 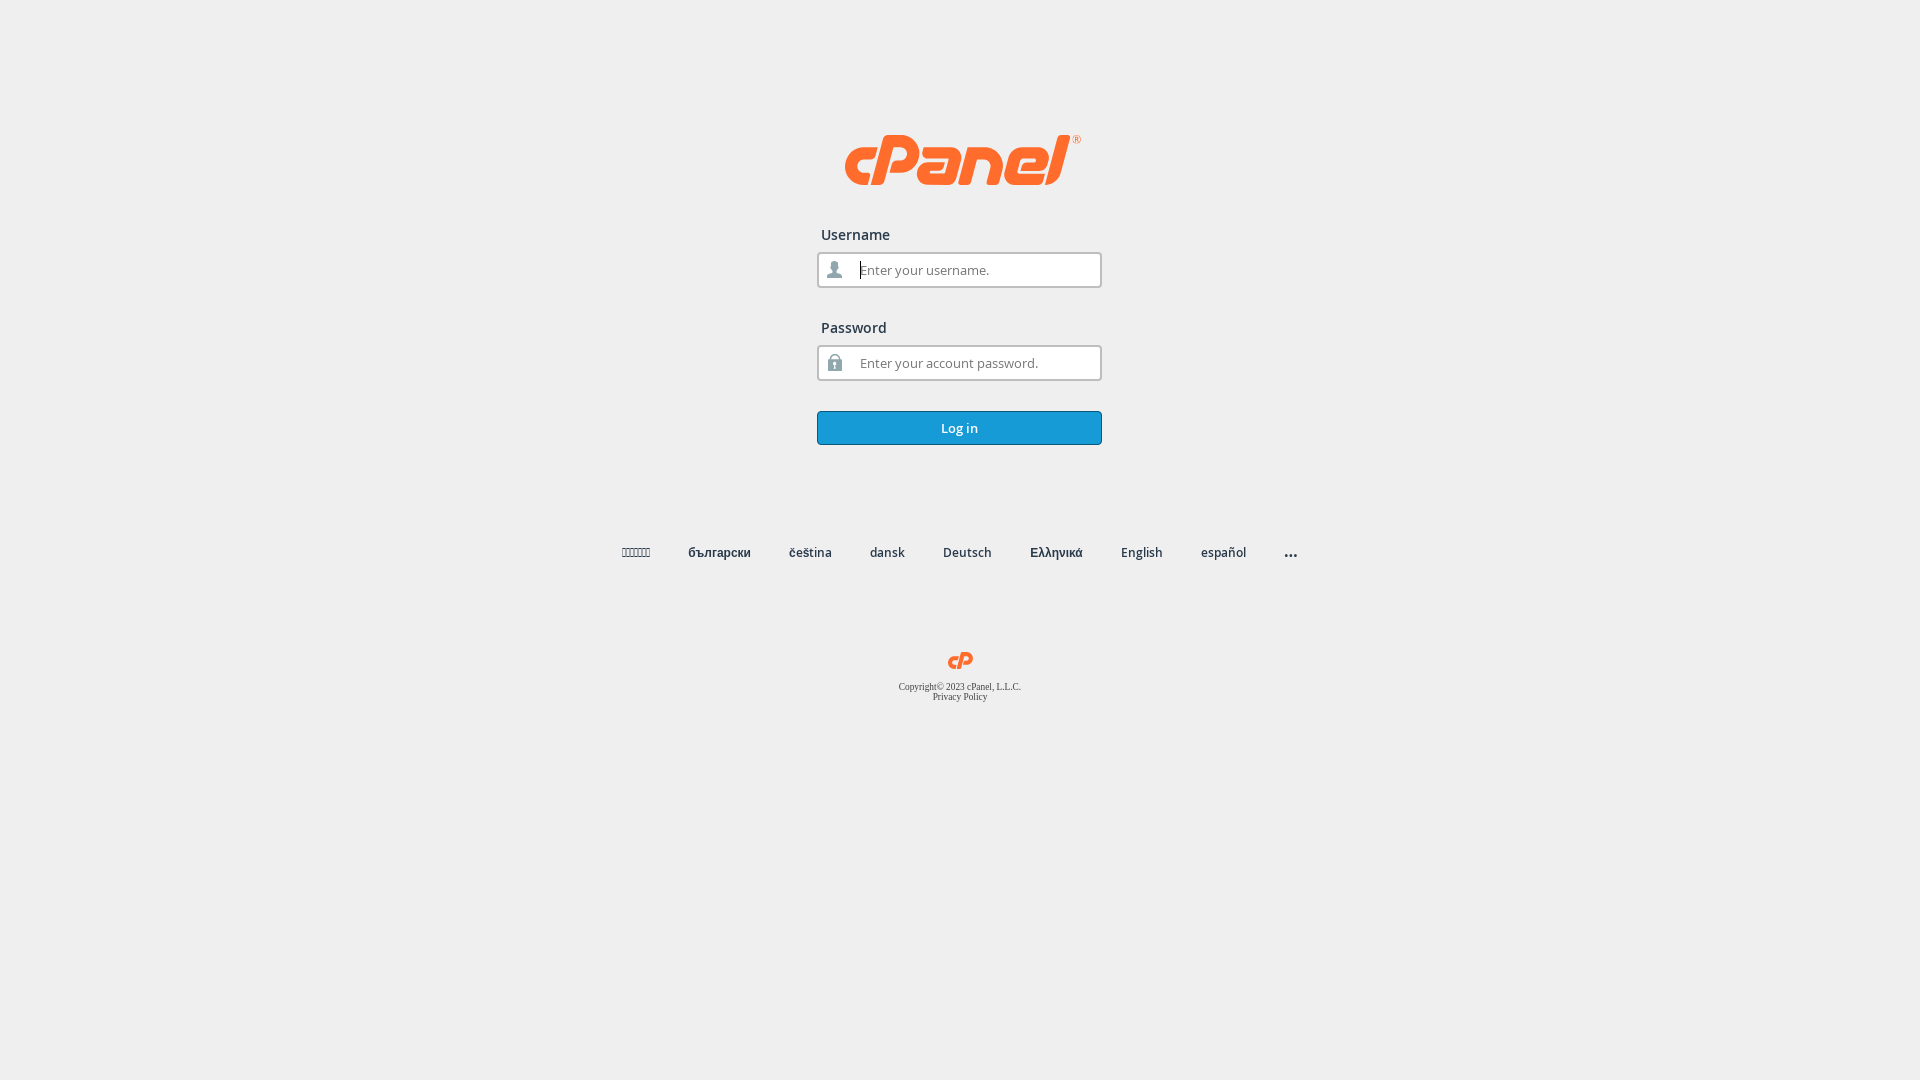 What do you see at coordinates (967, 552) in the screenshot?
I see `'Deutsch'` at bounding box center [967, 552].